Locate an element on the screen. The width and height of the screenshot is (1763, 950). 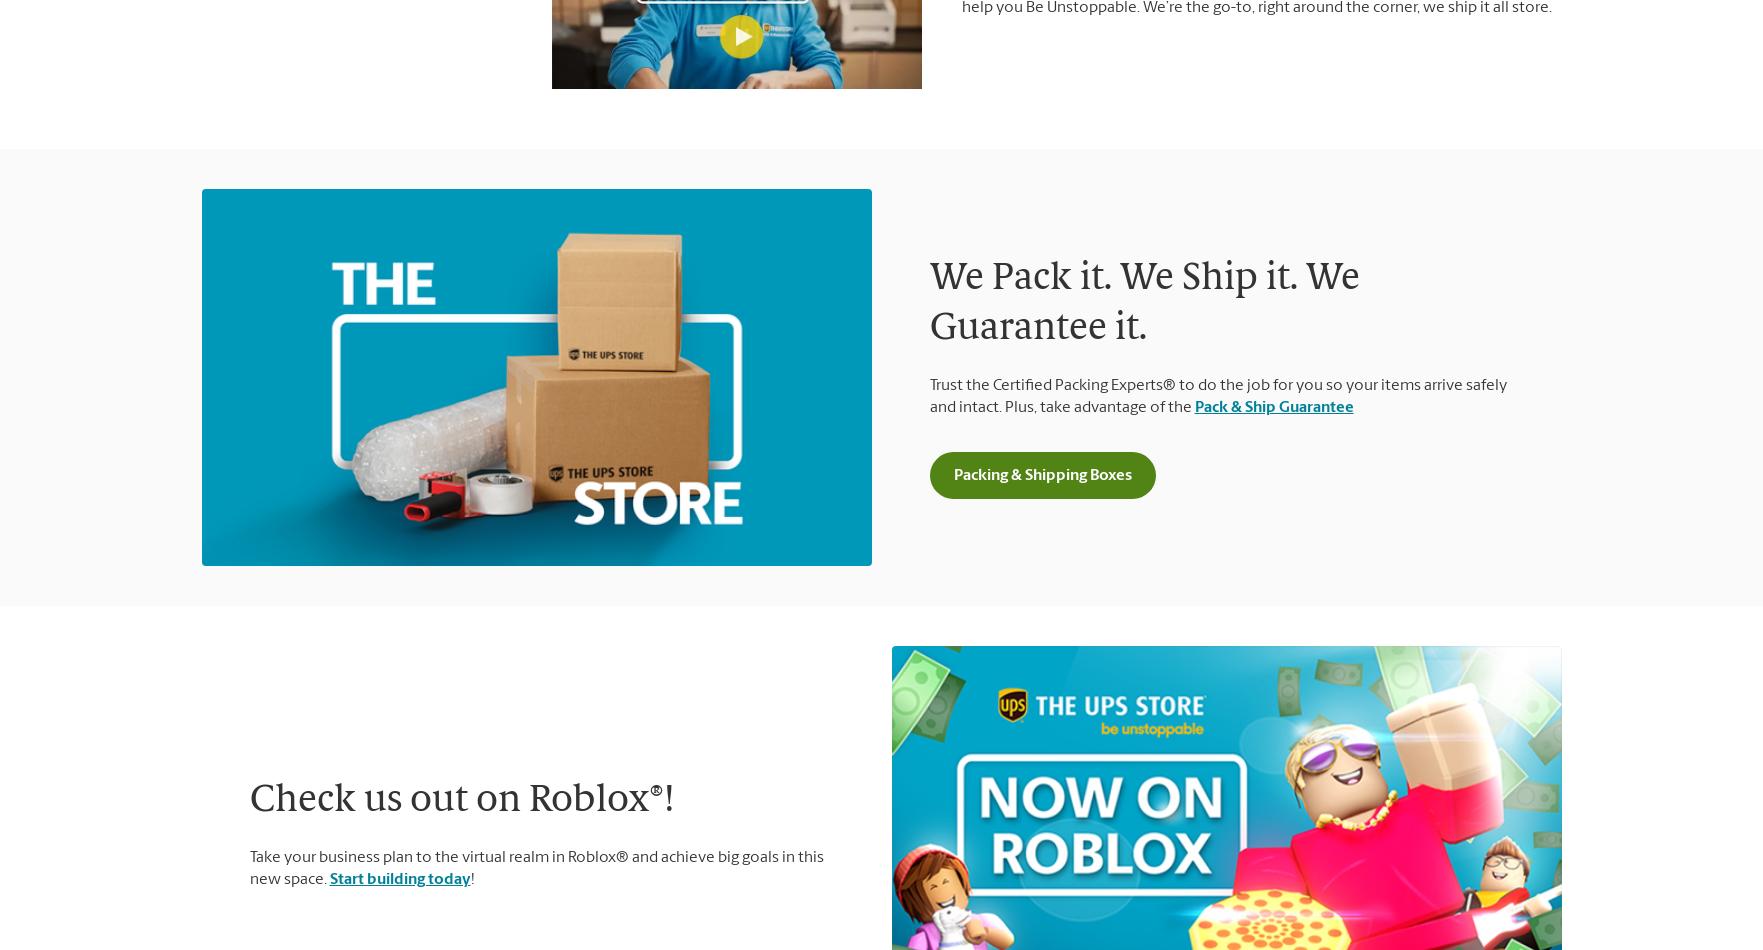
'8:00 AM' is located at coordinates (1346, 495).